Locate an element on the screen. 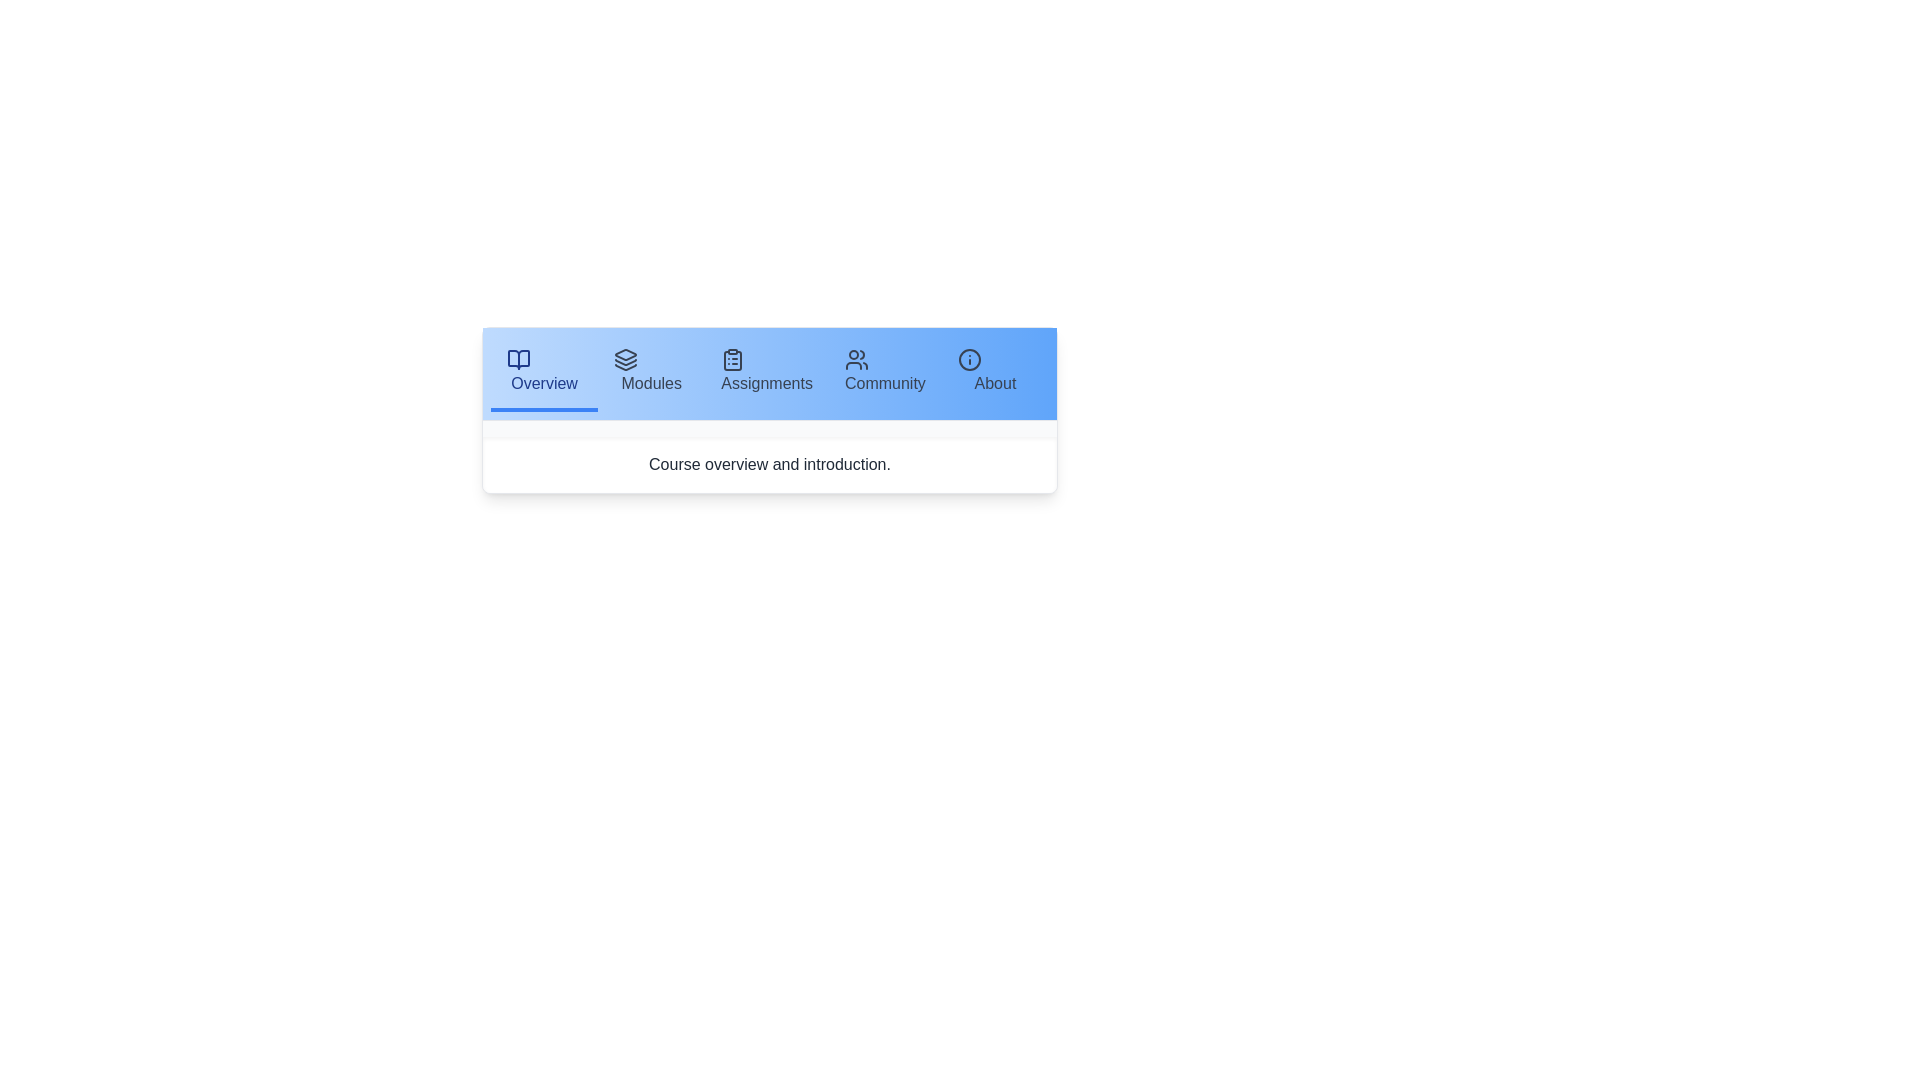 Image resolution: width=1920 pixels, height=1080 pixels. the navigational button located as the far-right tab in the horizontal navigation bar, adjacent to the information symbol is located at coordinates (995, 384).